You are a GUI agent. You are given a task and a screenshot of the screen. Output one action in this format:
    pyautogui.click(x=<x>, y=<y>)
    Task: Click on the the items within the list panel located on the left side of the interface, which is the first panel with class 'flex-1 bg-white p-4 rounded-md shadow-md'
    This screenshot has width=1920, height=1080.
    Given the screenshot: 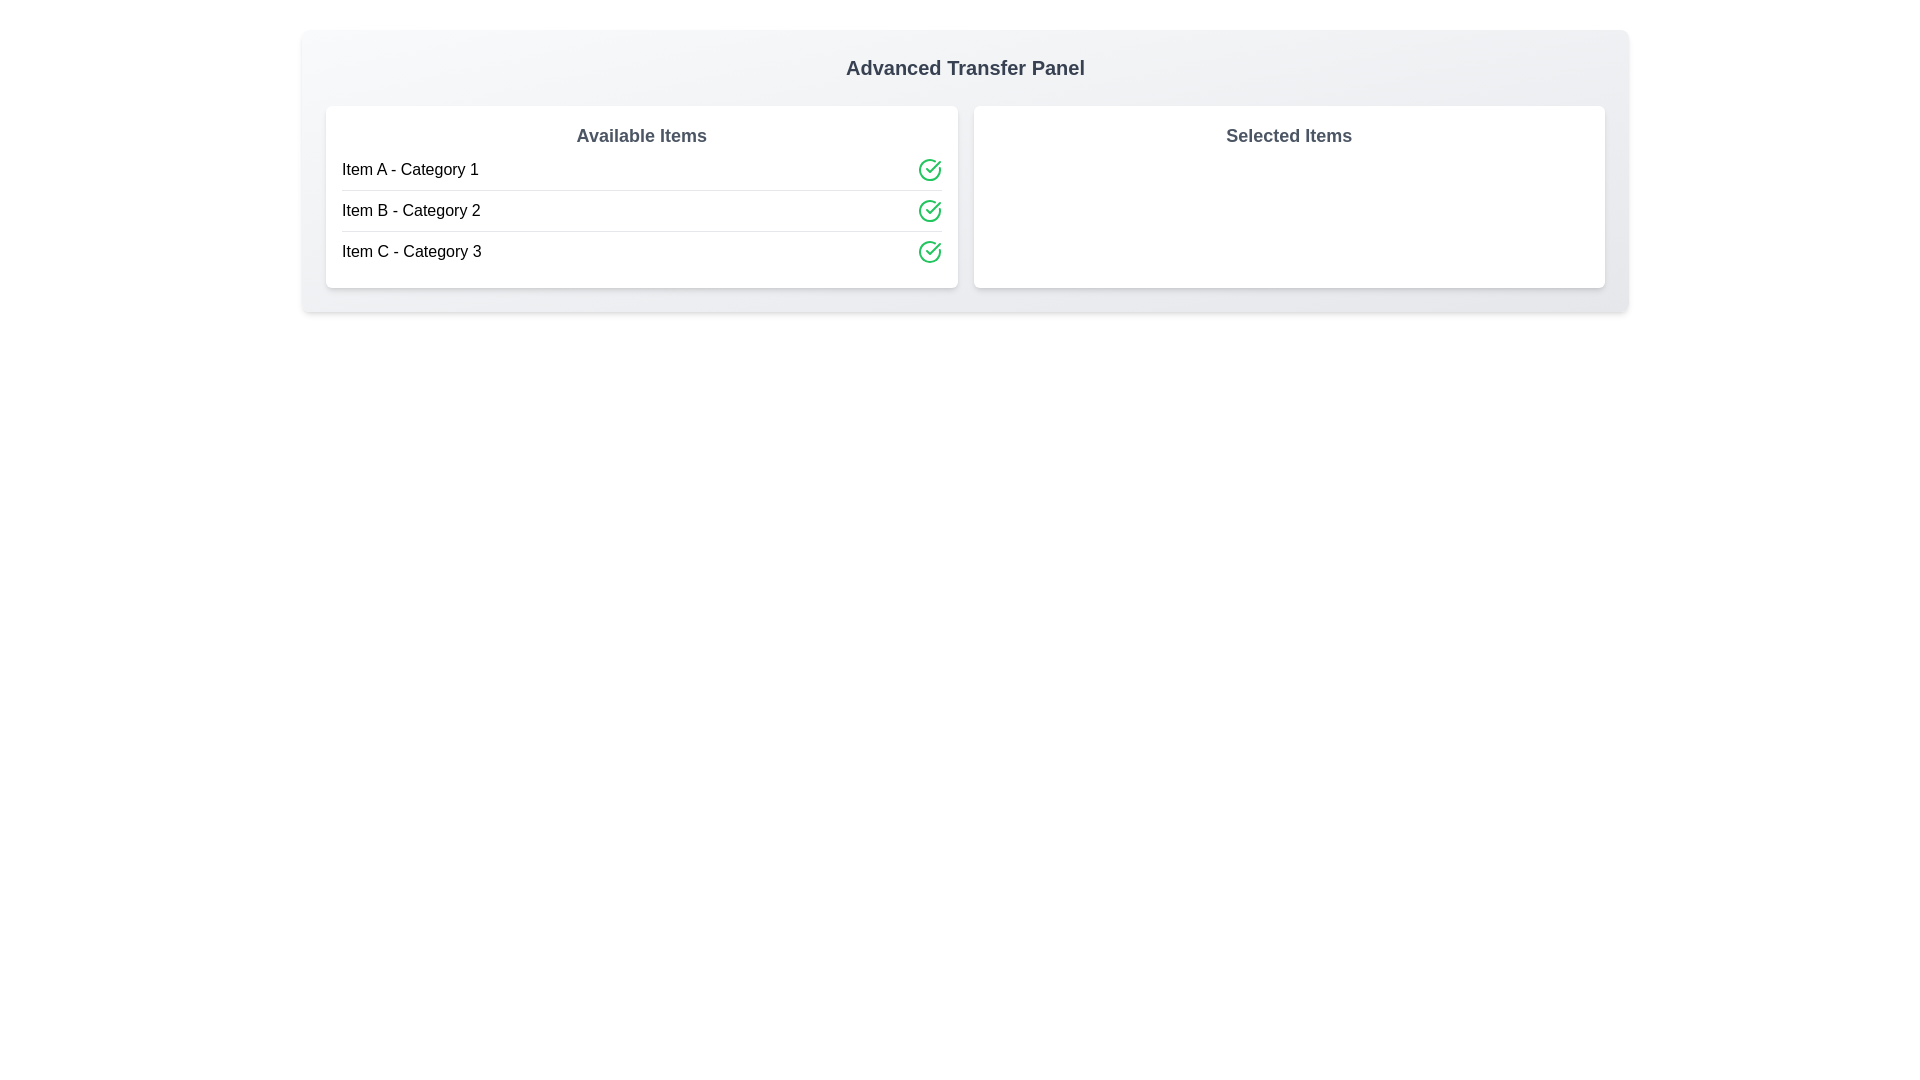 What is the action you would take?
    pyautogui.click(x=641, y=196)
    